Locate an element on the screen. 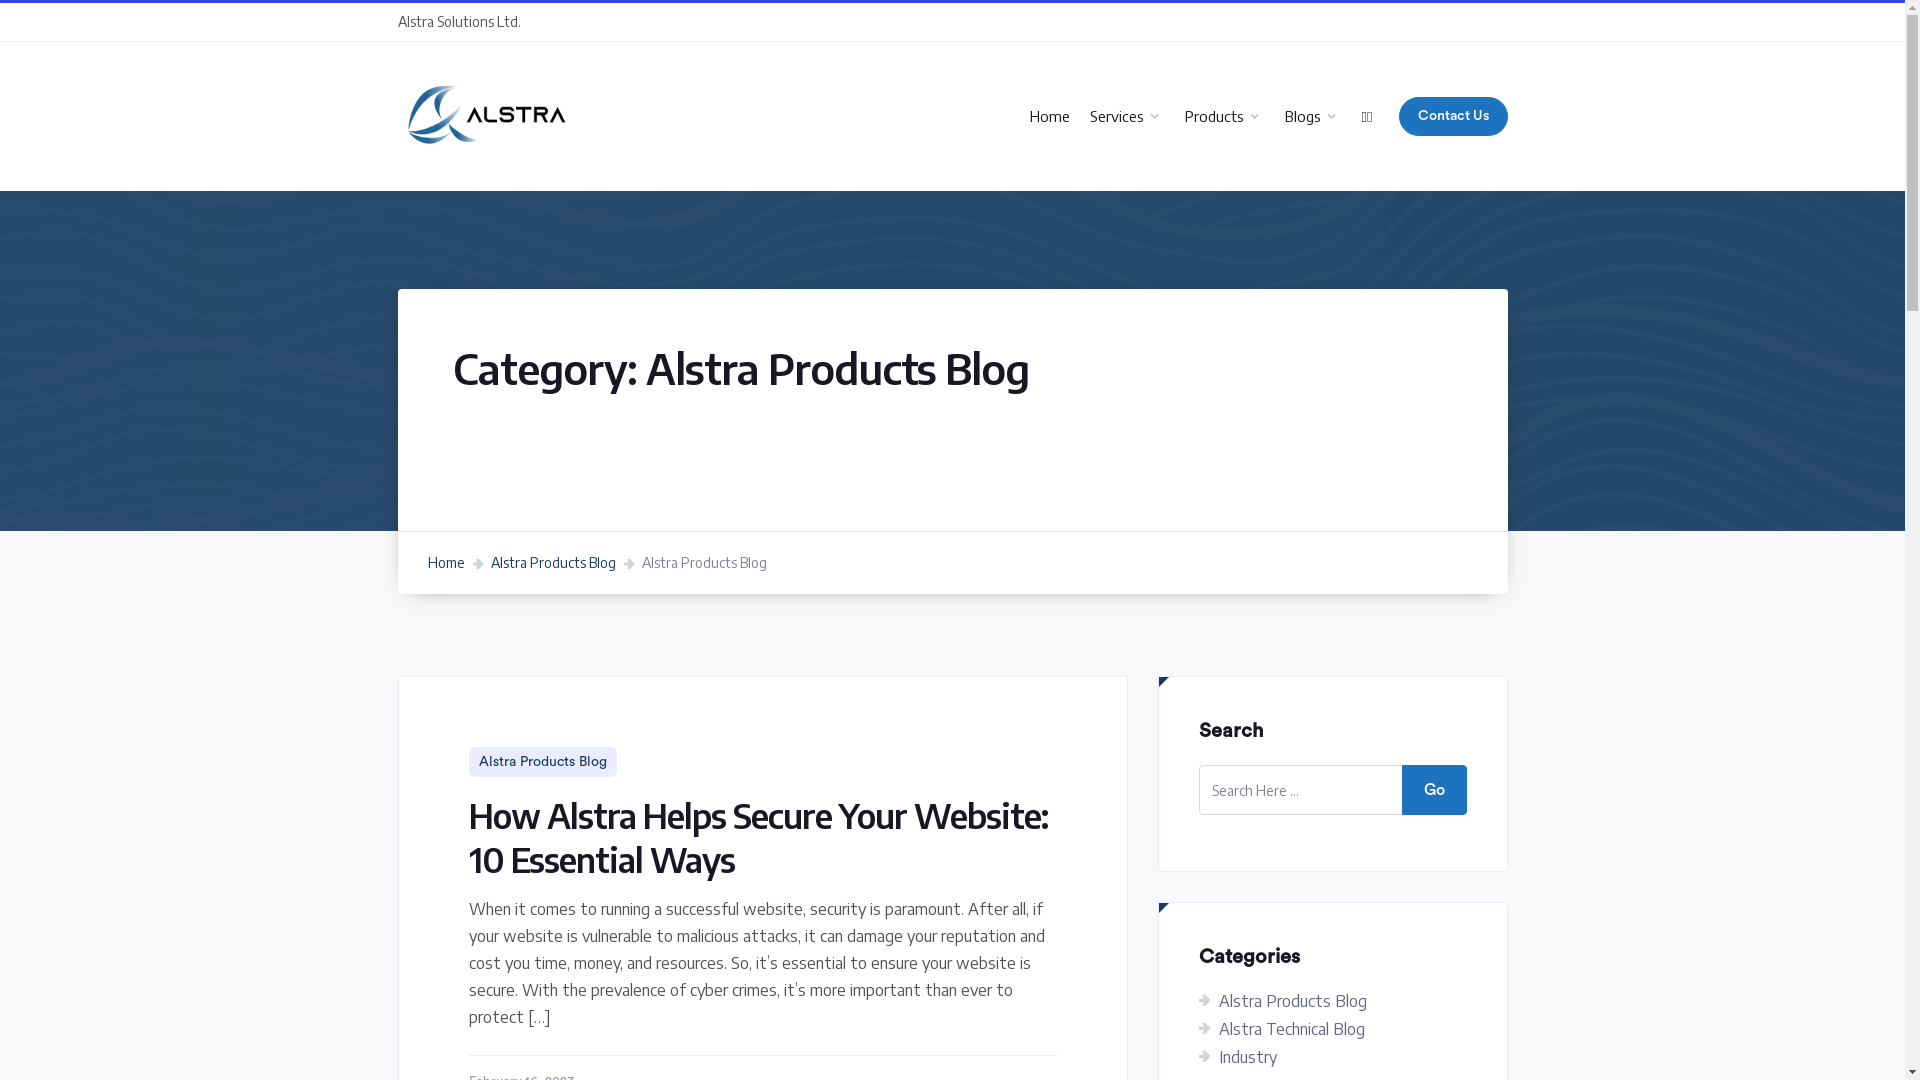 The image size is (1920, 1080). 'How Alstra Helps Secure Your Website: 10 Essential Ways' is located at coordinates (756, 837).